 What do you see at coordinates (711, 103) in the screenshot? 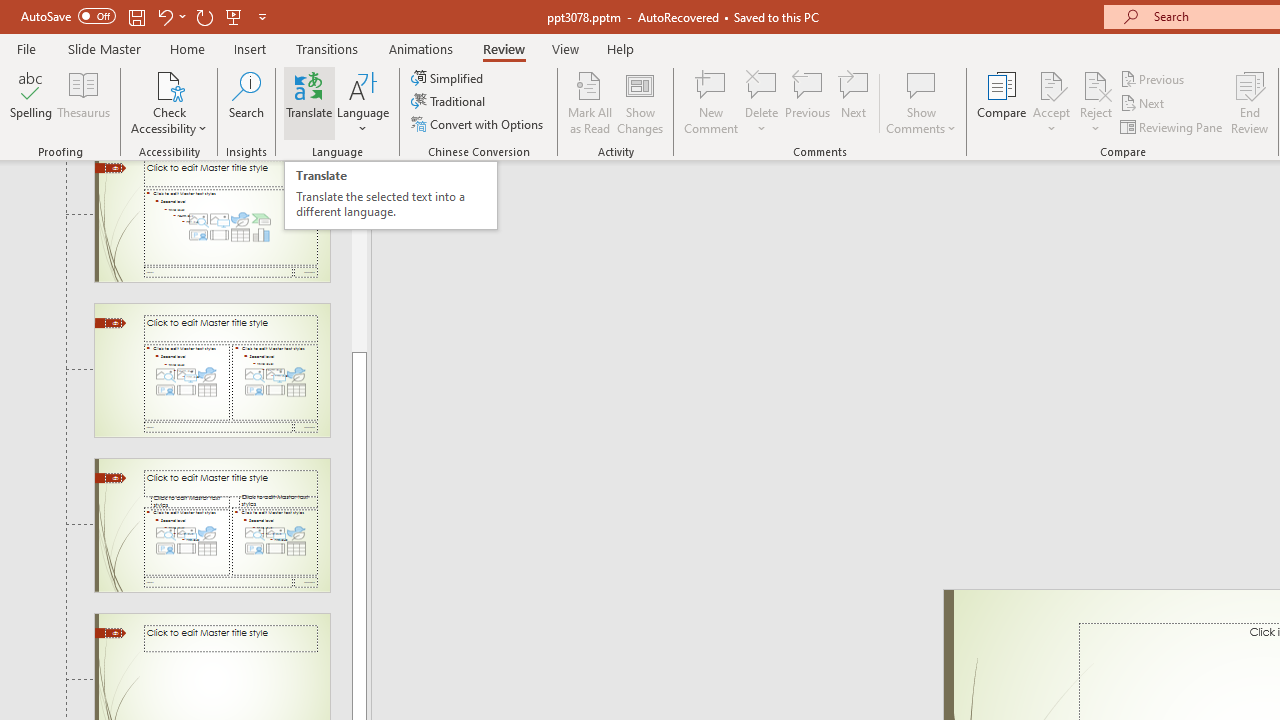
I see `'New Comment'` at bounding box center [711, 103].